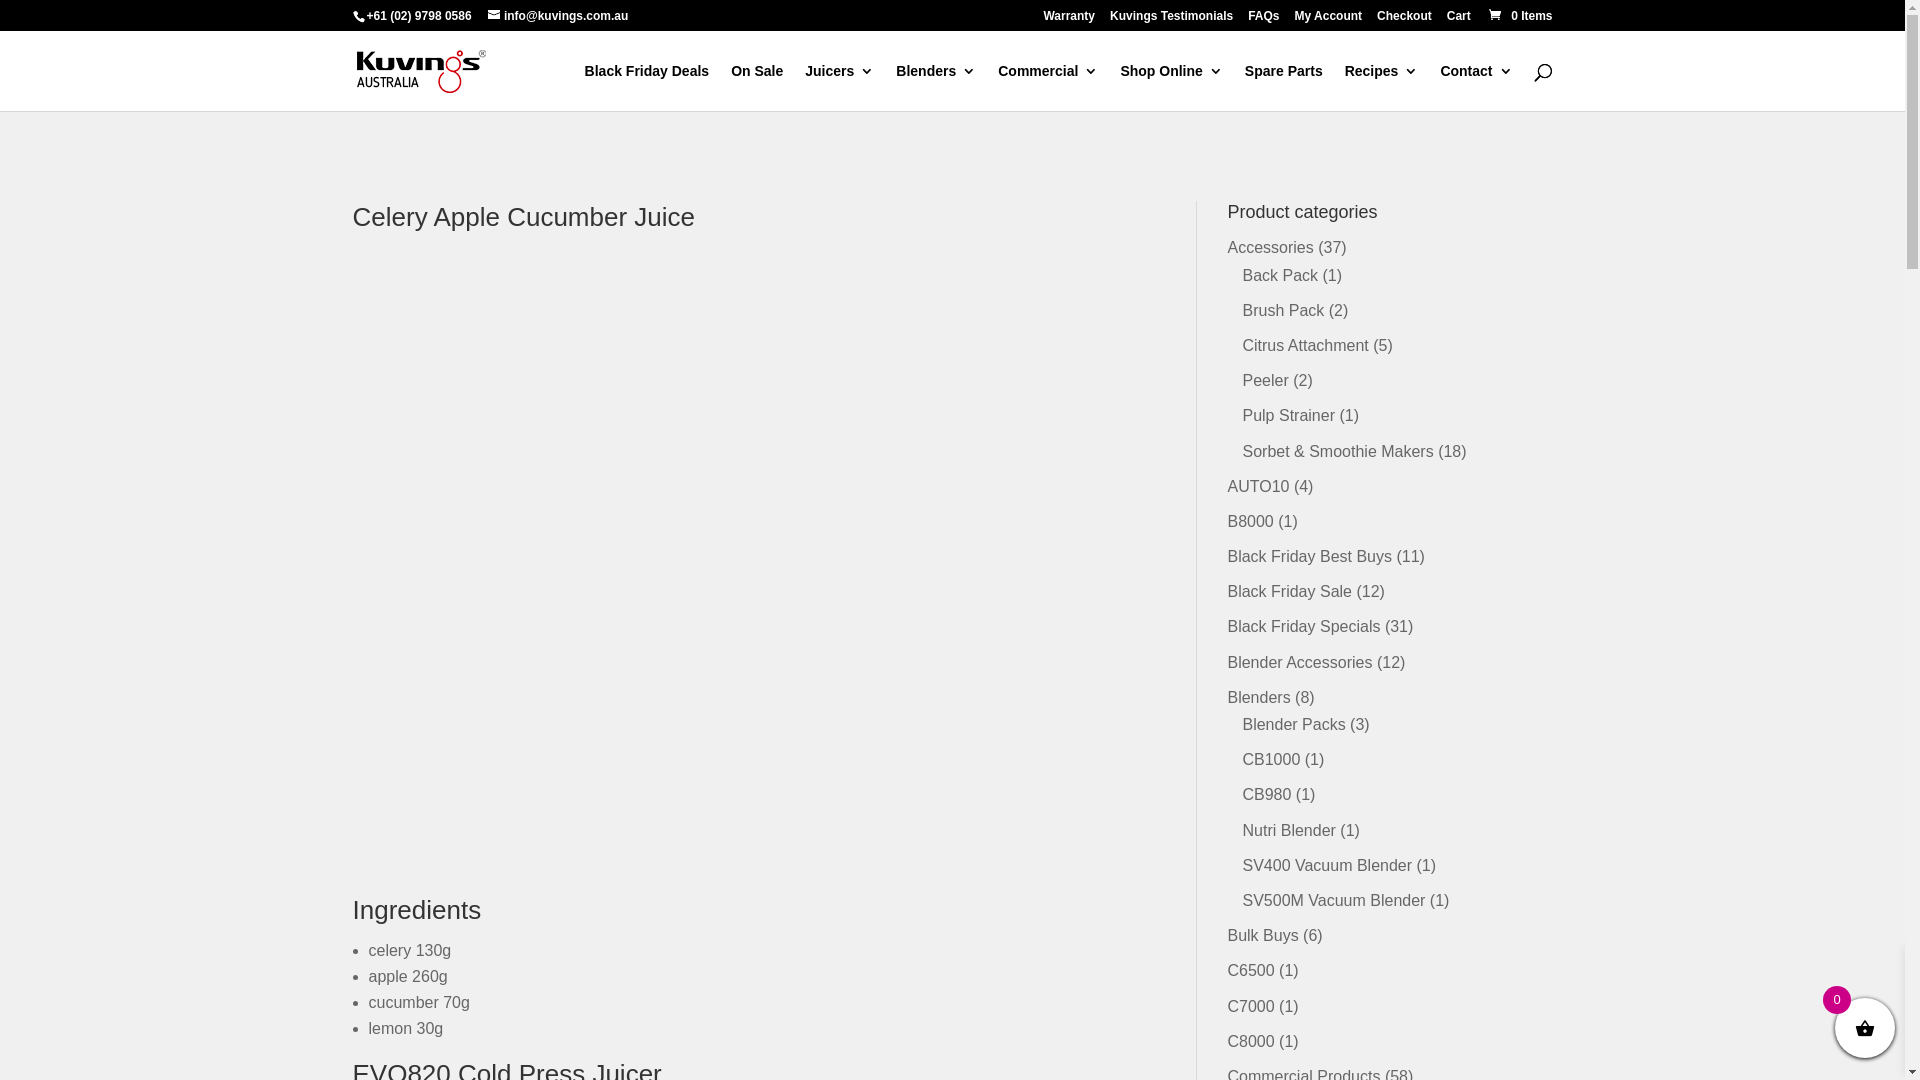 Image resolution: width=1920 pixels, height=1080 pixels. Describe the element at coordinates (1459, 20) in the screenshot. I see `'Cart'` at that location.